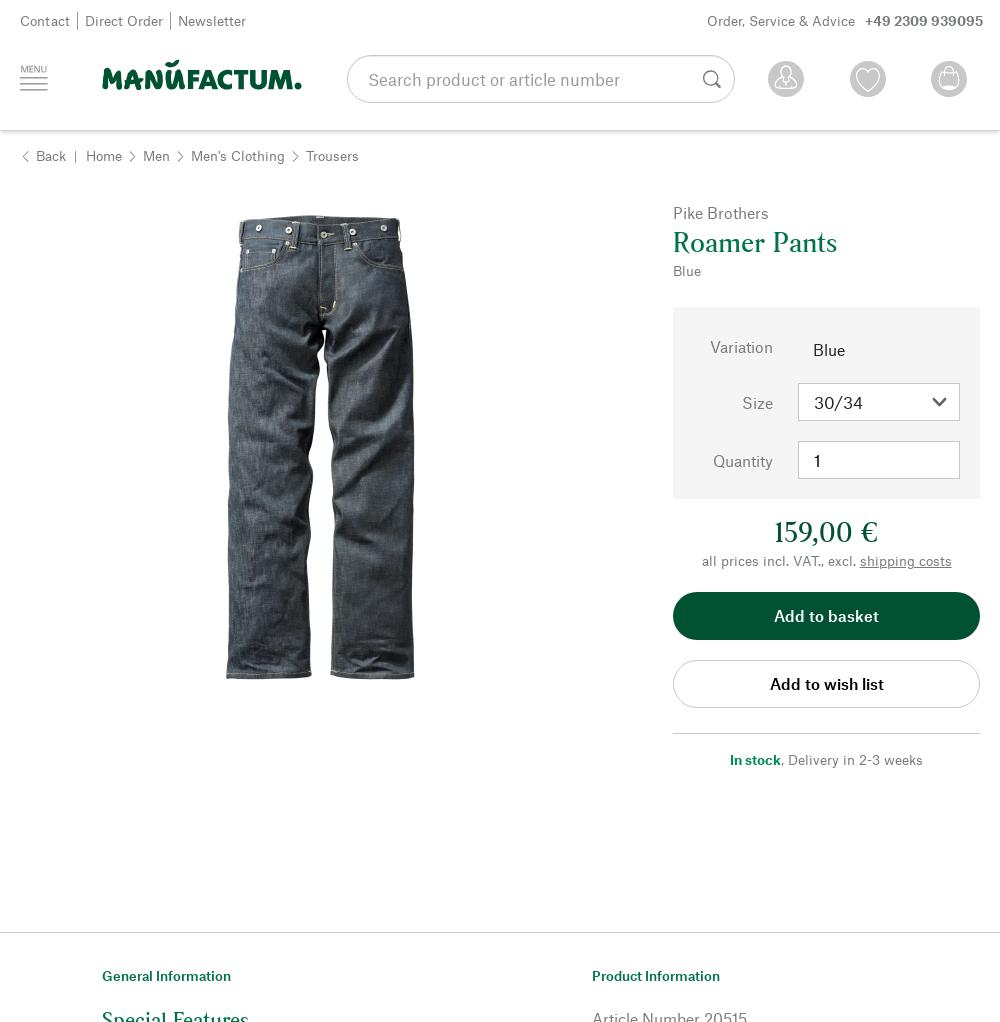  What do you see at coordinates (825, 530) in the screenshot?
I see `'159,00 €'` at bounding box center [825, 530].